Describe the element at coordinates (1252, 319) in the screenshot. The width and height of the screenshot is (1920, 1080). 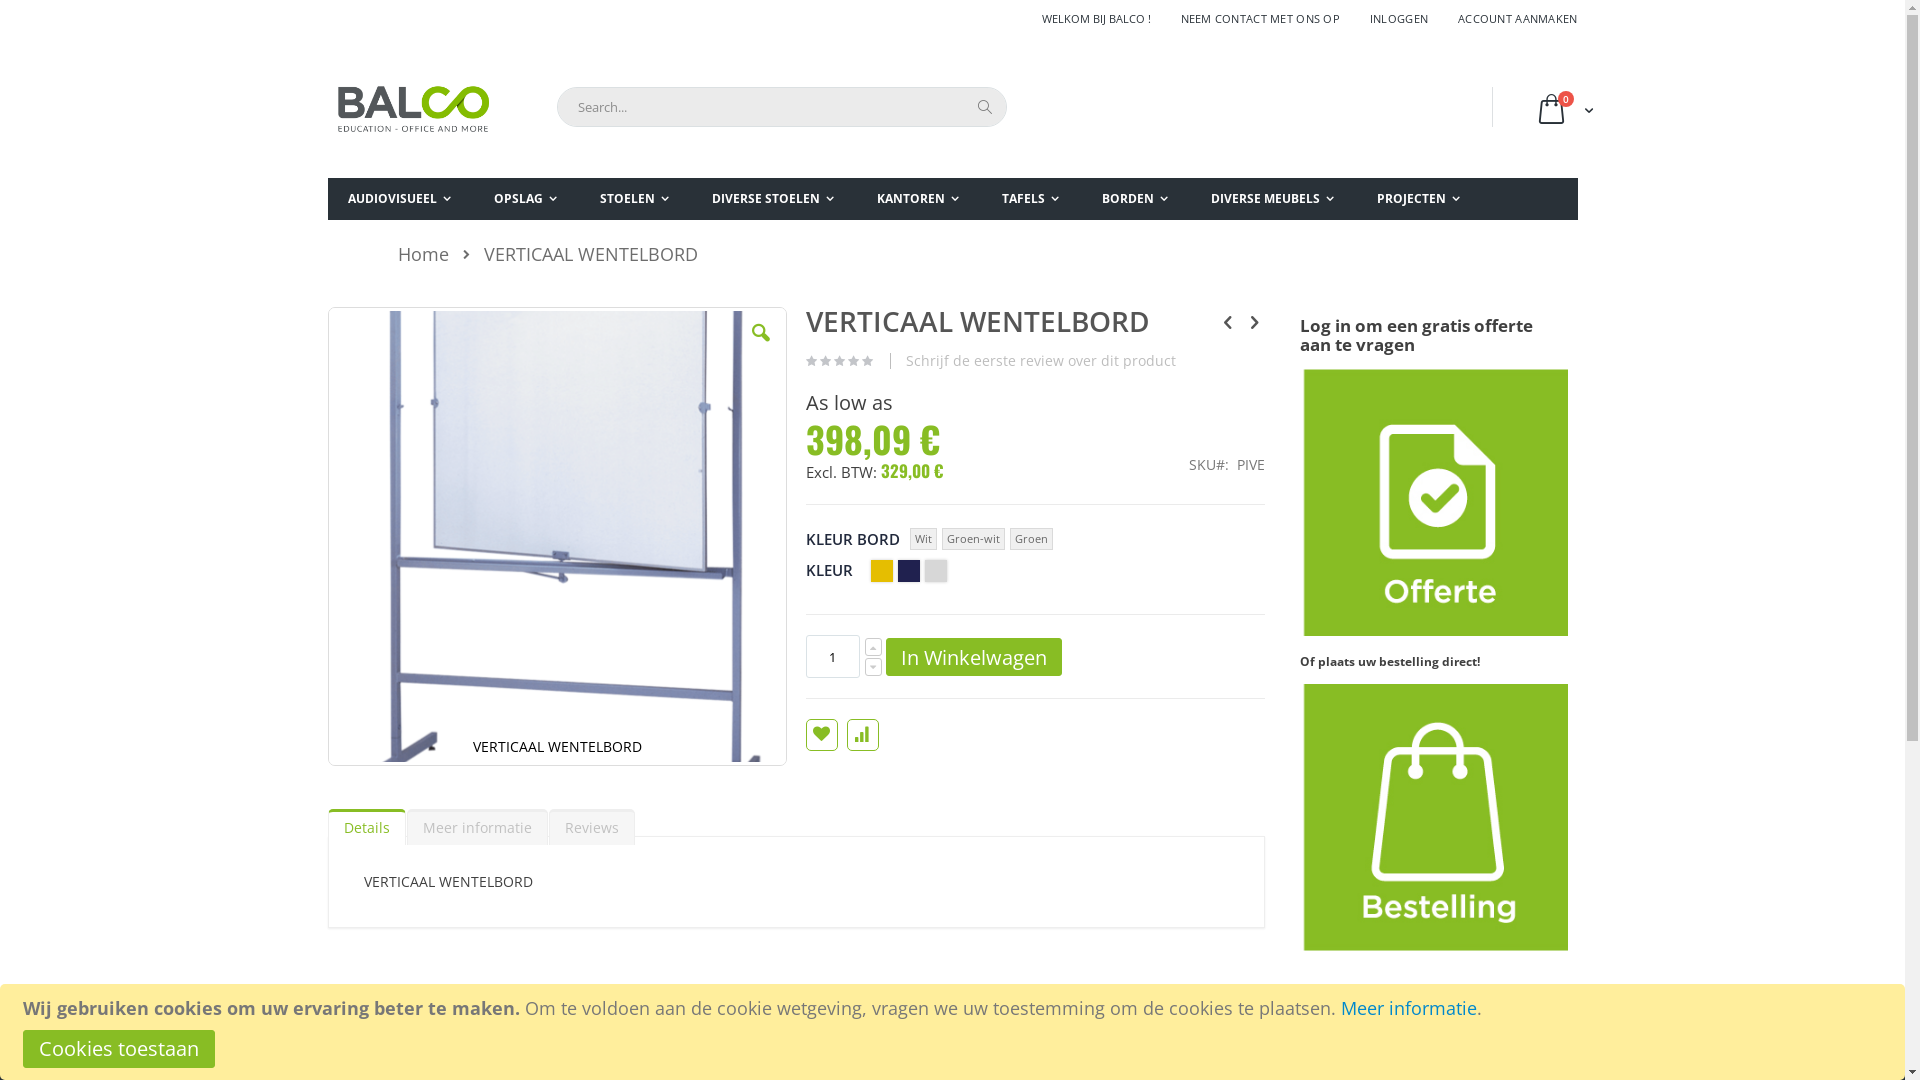
I see `'Next Product'` at that location.